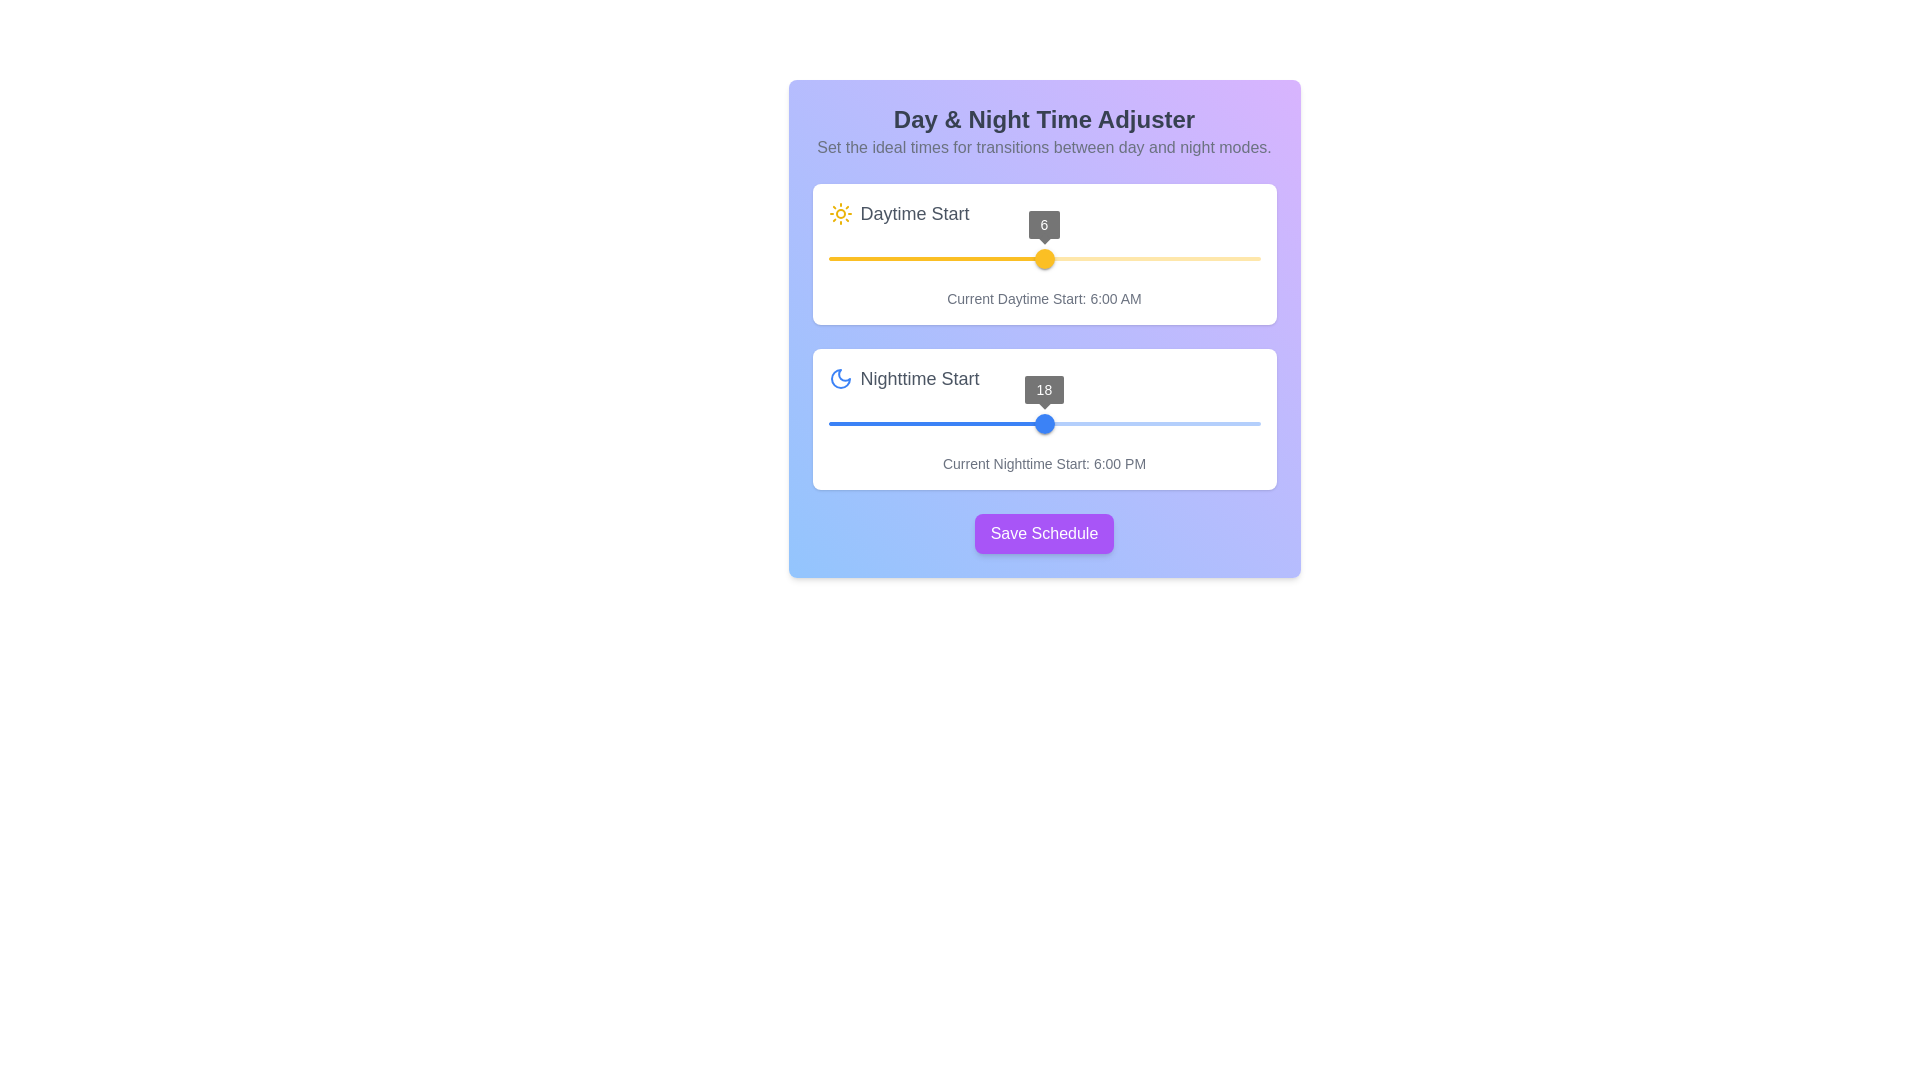 Image resolution: width=1920 pixels, height=1080 pixels. What do you see at coordinates (1043, 213) in the screenshot?
I see `the 'Daytime Start' label` at bounding box center [1043, 213].